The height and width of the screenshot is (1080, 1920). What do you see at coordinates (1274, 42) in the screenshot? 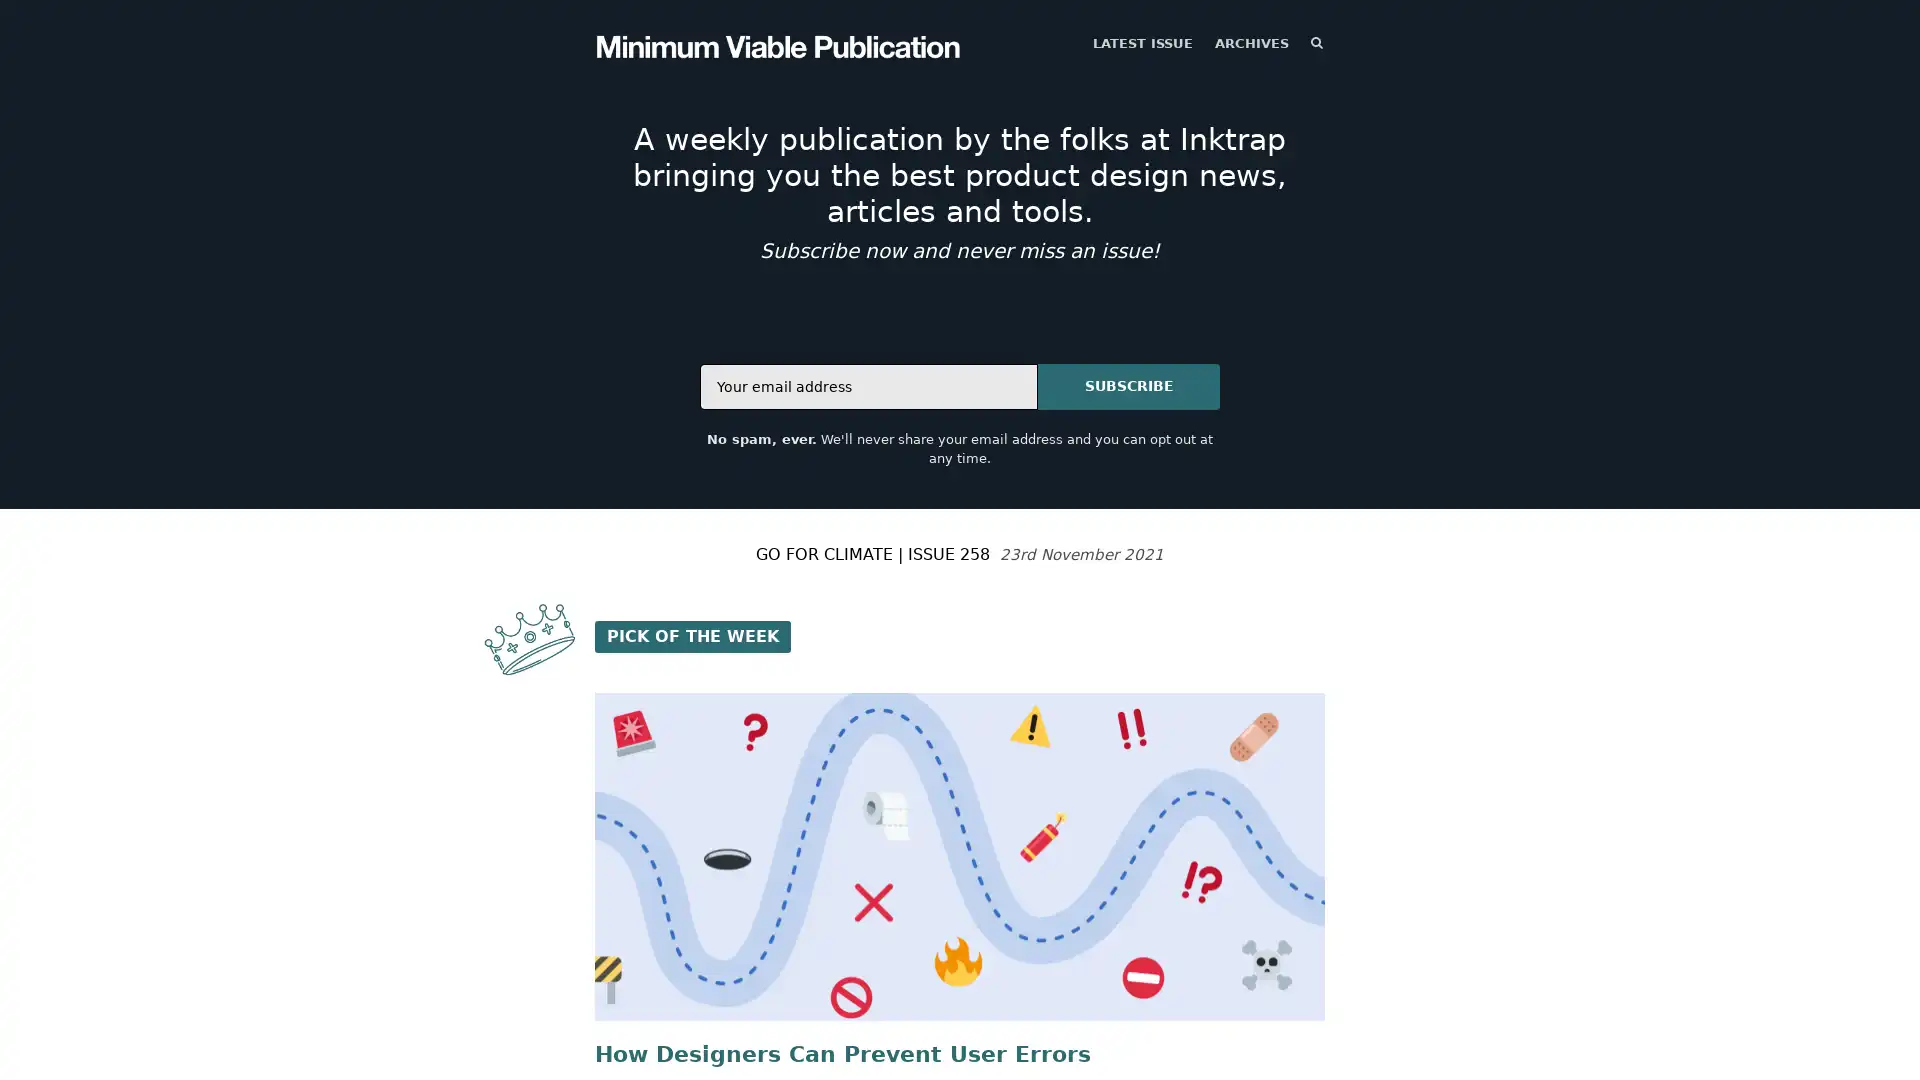
I see `SEARCH` at bounding box center [1274, 42].